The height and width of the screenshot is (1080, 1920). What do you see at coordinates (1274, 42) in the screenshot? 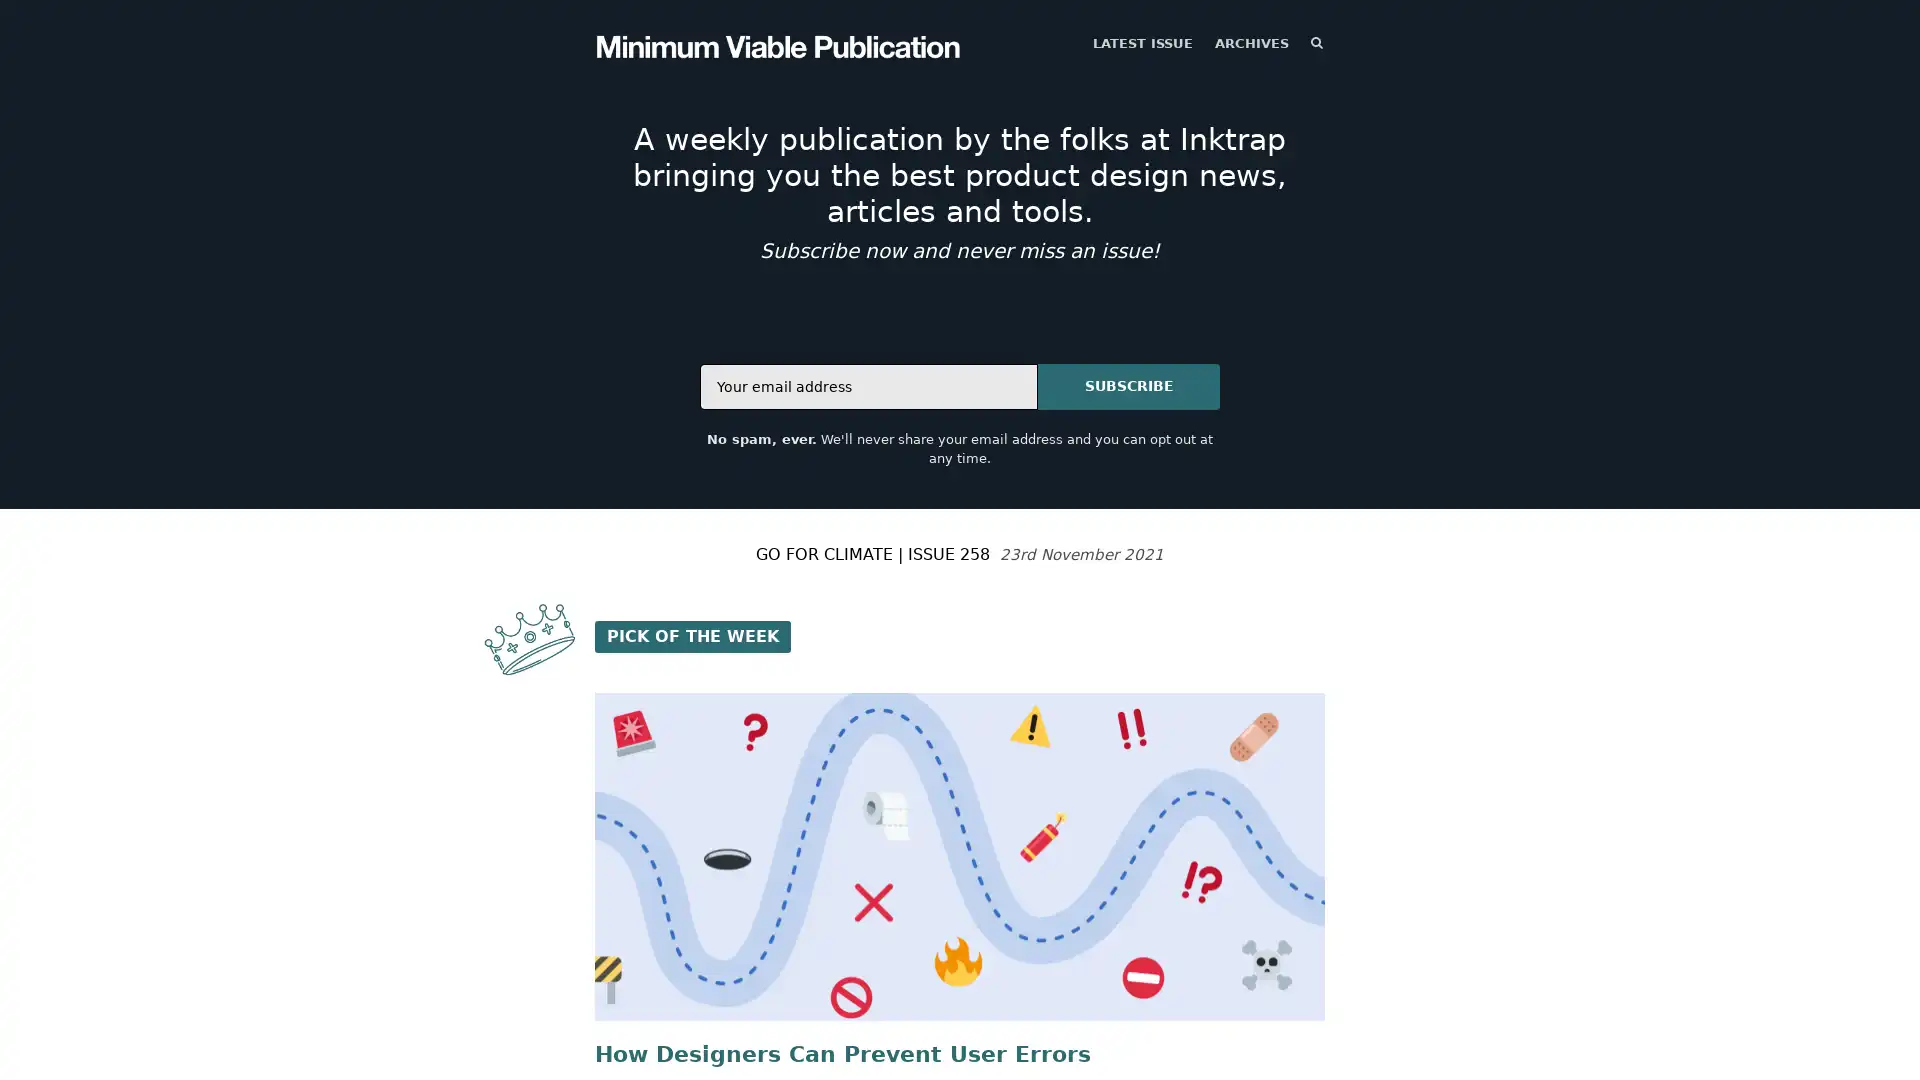
I see `SEARCH` at bounding box center [1274, 42].